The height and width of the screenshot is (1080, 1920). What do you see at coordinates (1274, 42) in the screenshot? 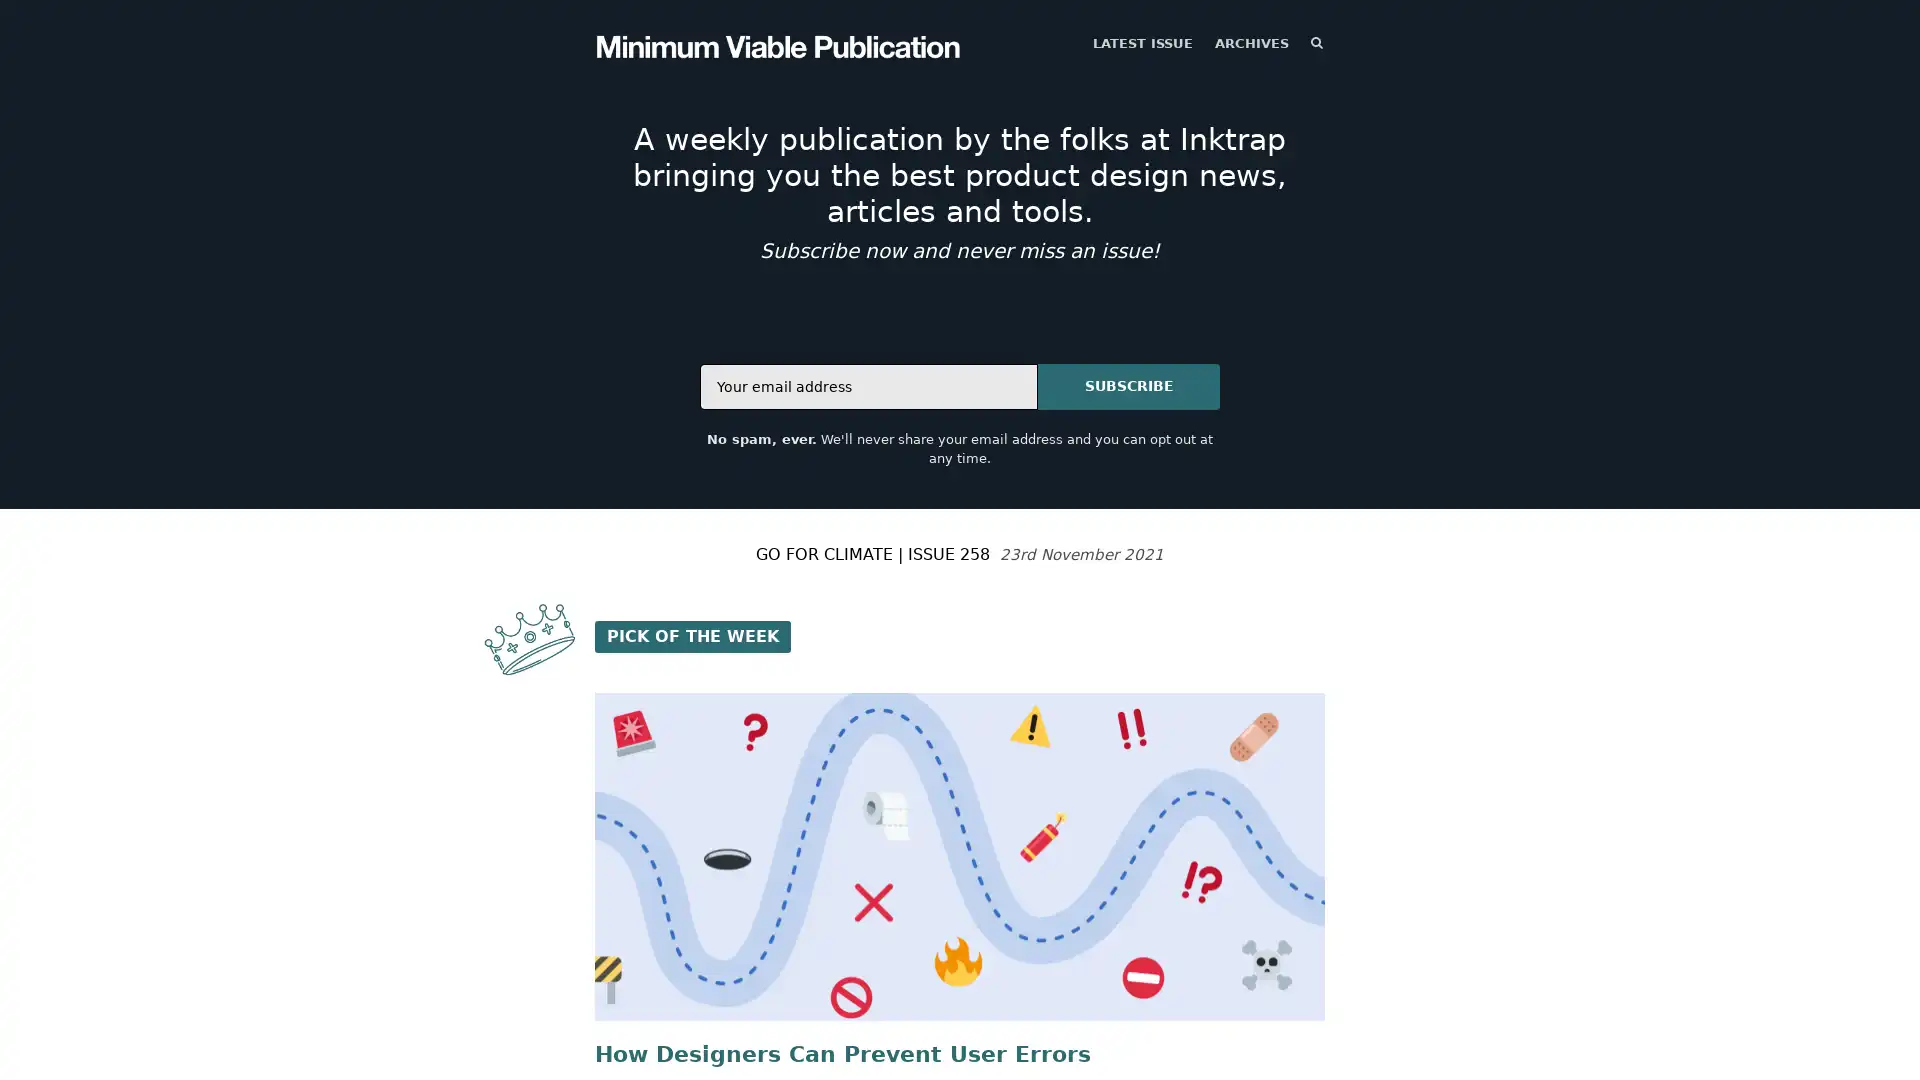
I see `SEARCH` at bounding box center [1274, 42].